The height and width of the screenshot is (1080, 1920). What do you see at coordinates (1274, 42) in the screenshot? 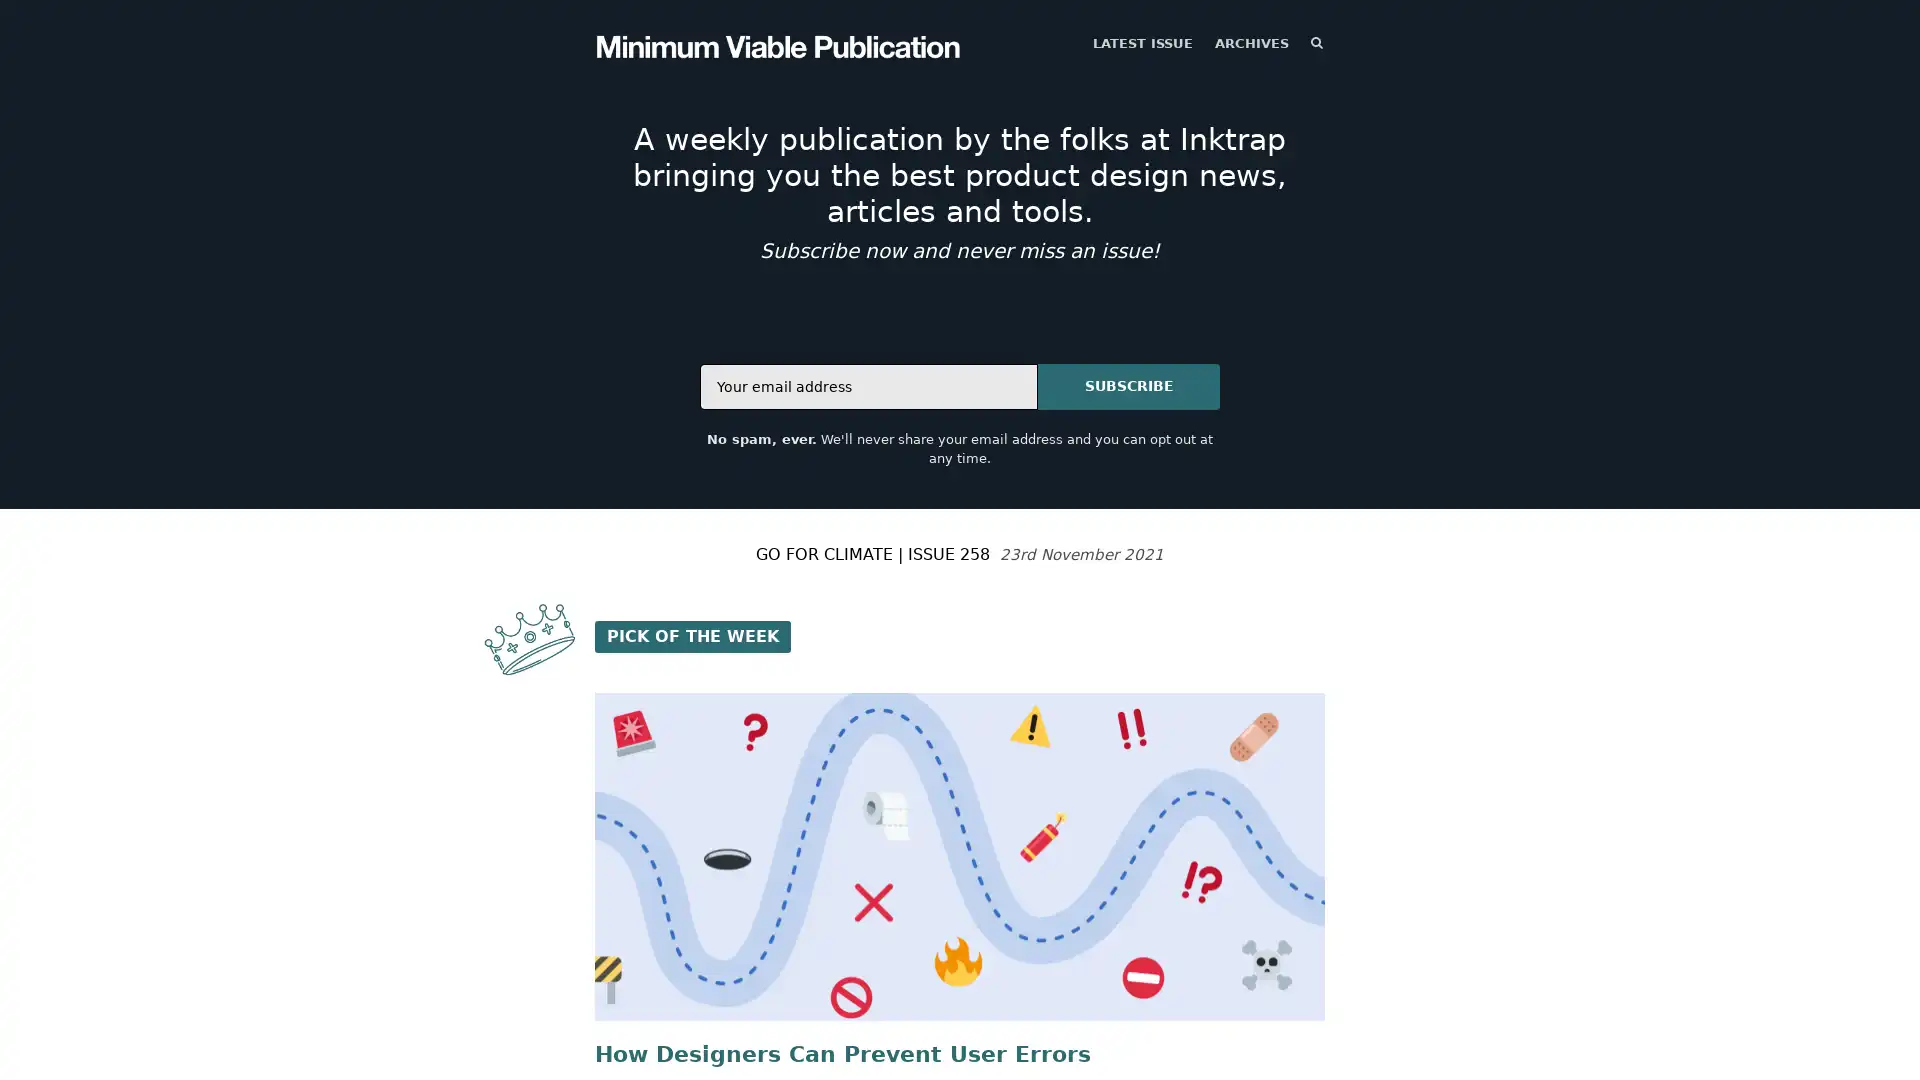
I see `SEARCH` at bounding box center [1274, 42].